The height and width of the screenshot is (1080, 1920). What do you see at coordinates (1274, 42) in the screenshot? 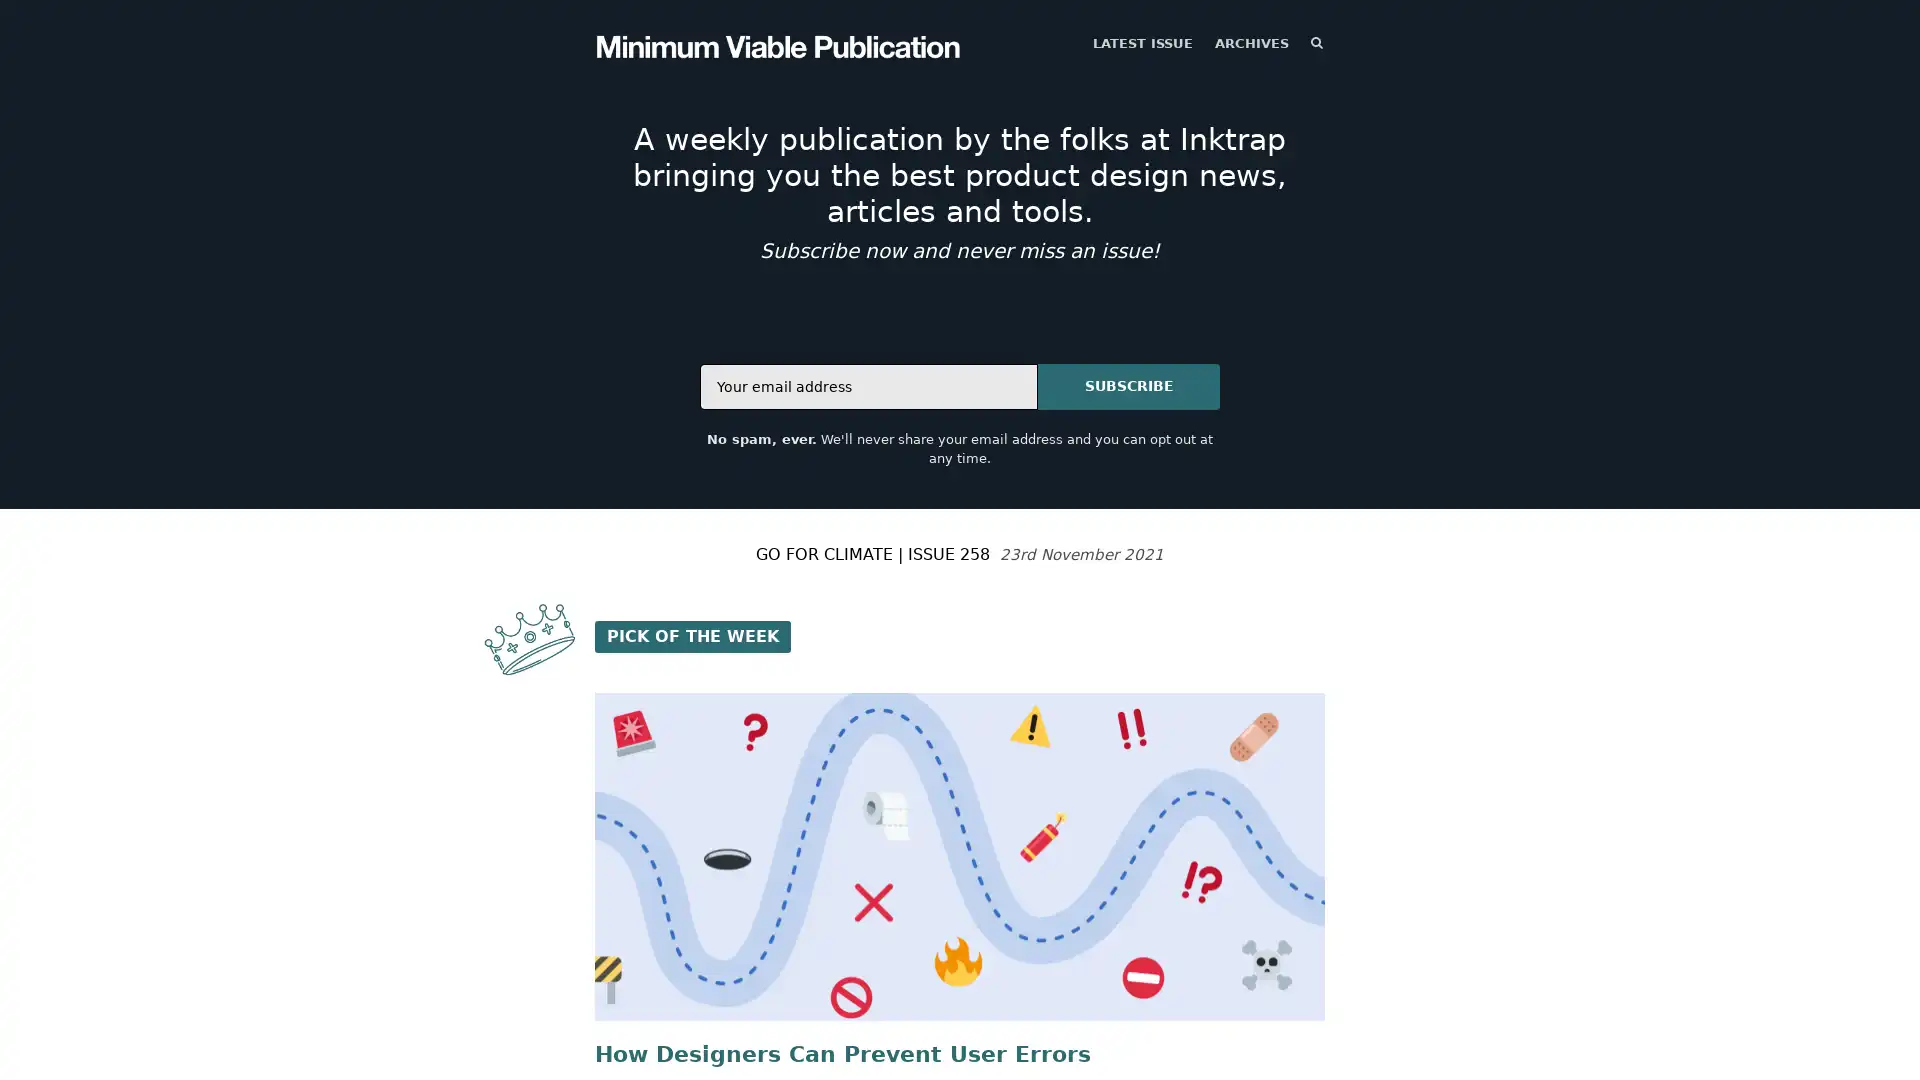
I see `SEARCH` at bounding box center [1274, 42].